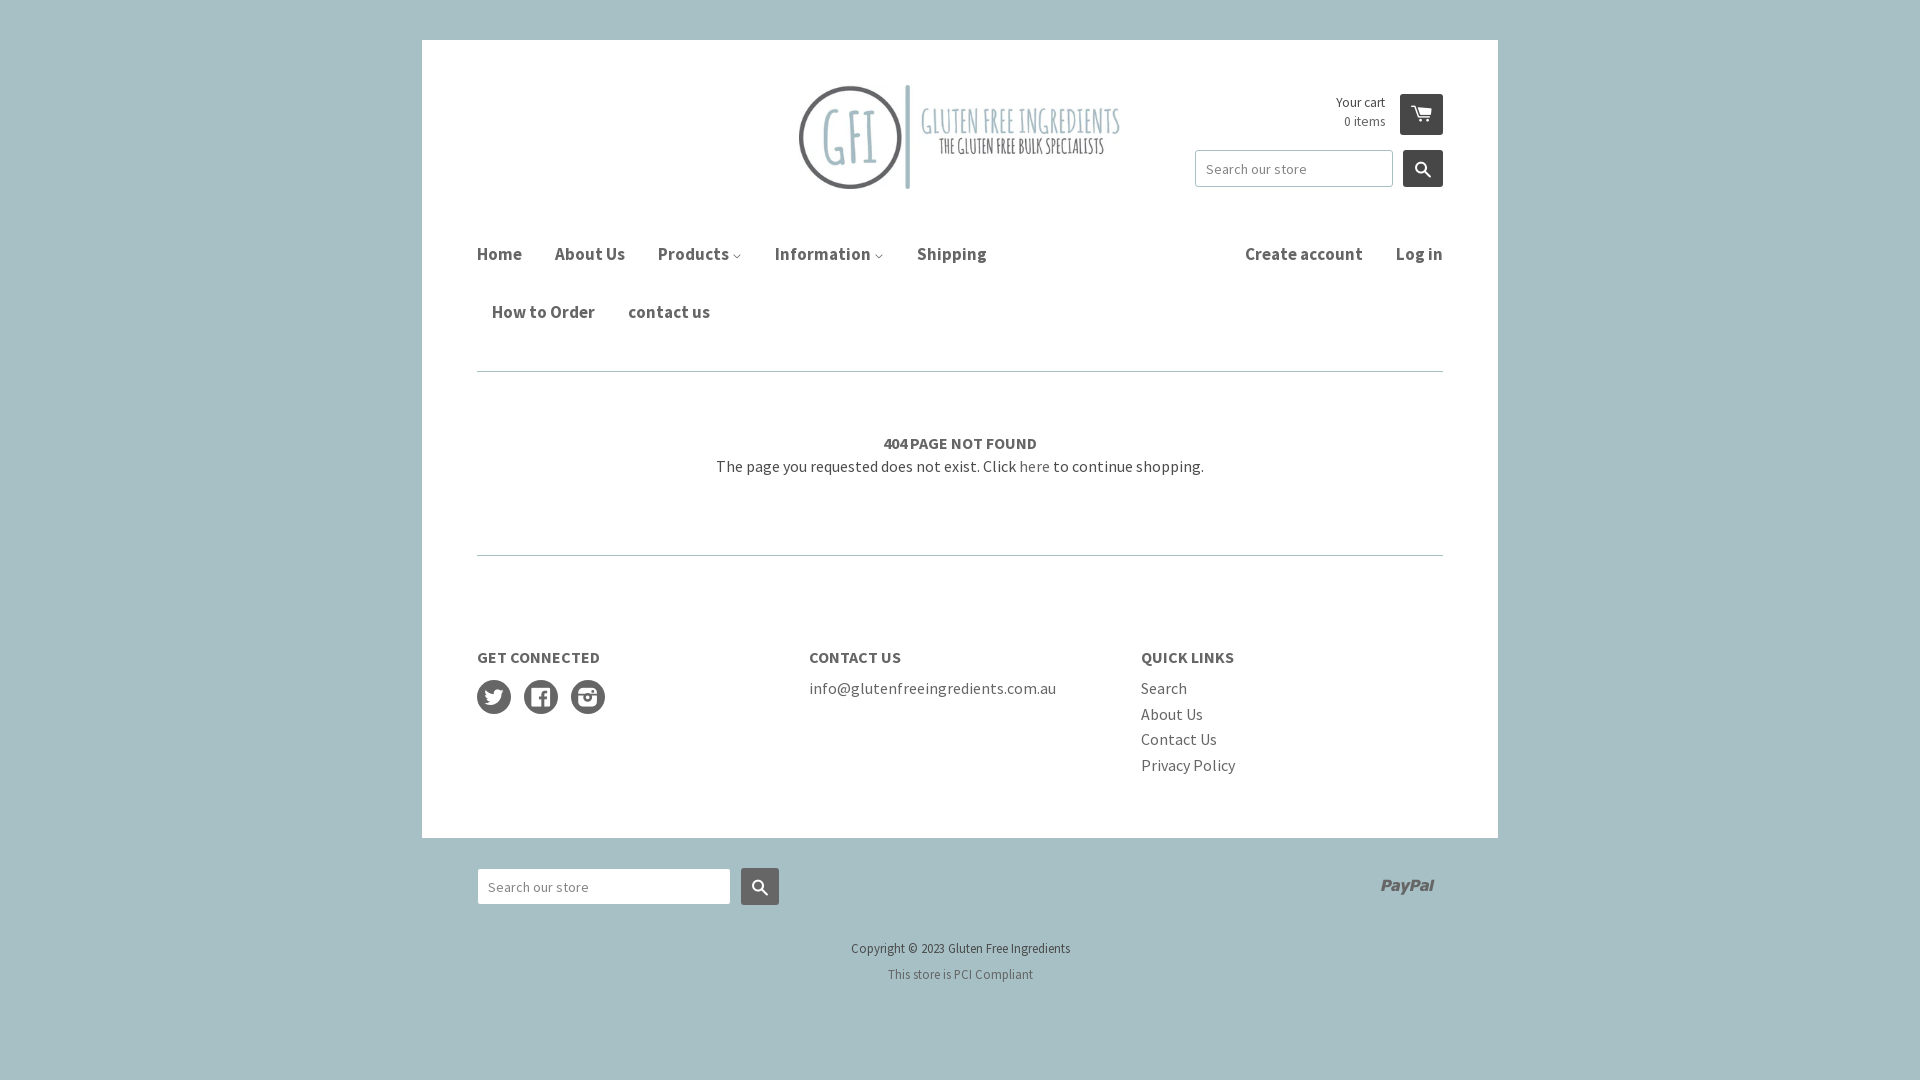 The height and width of the screenshot is (1080, 1920). Describe the element at coordinates (700, 253) in the screenshot. I see `'Products'` at that location.